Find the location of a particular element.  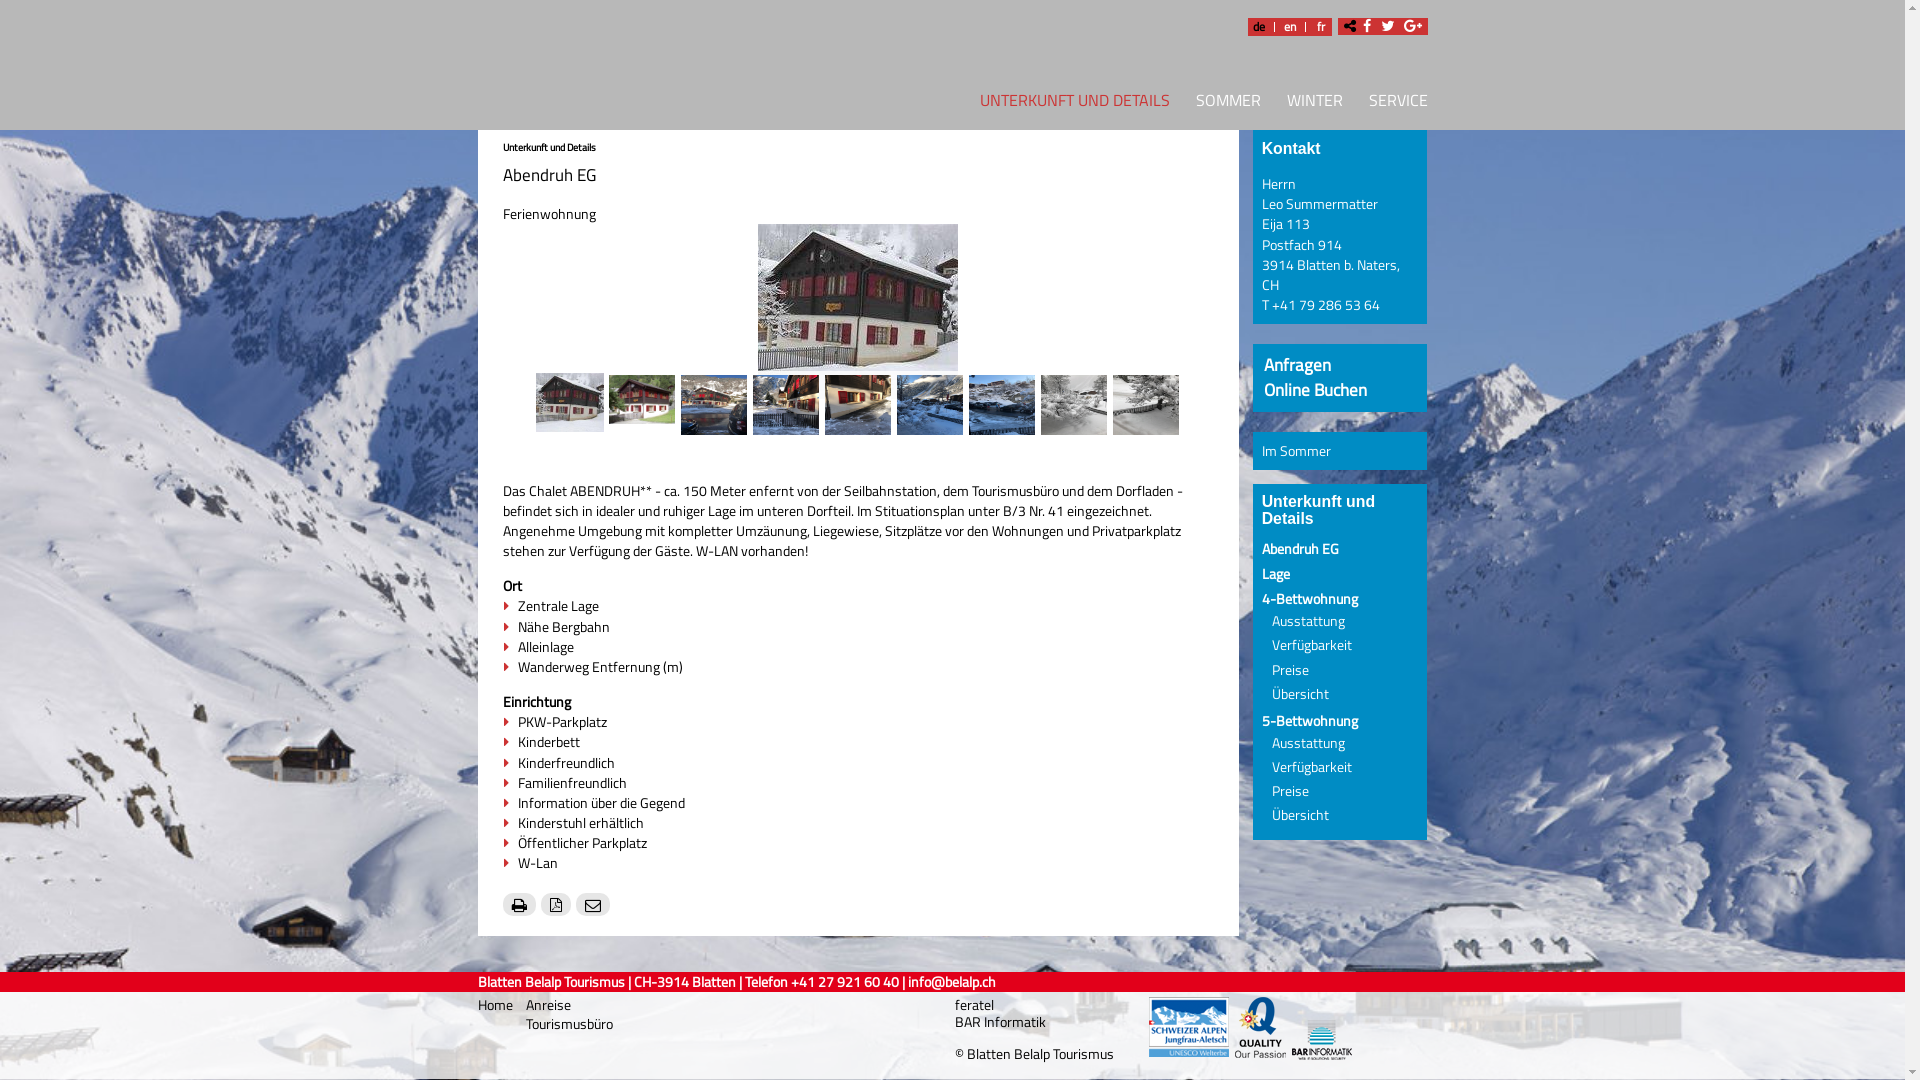

'Im Sommer' is located at coordinates (1296, 451).